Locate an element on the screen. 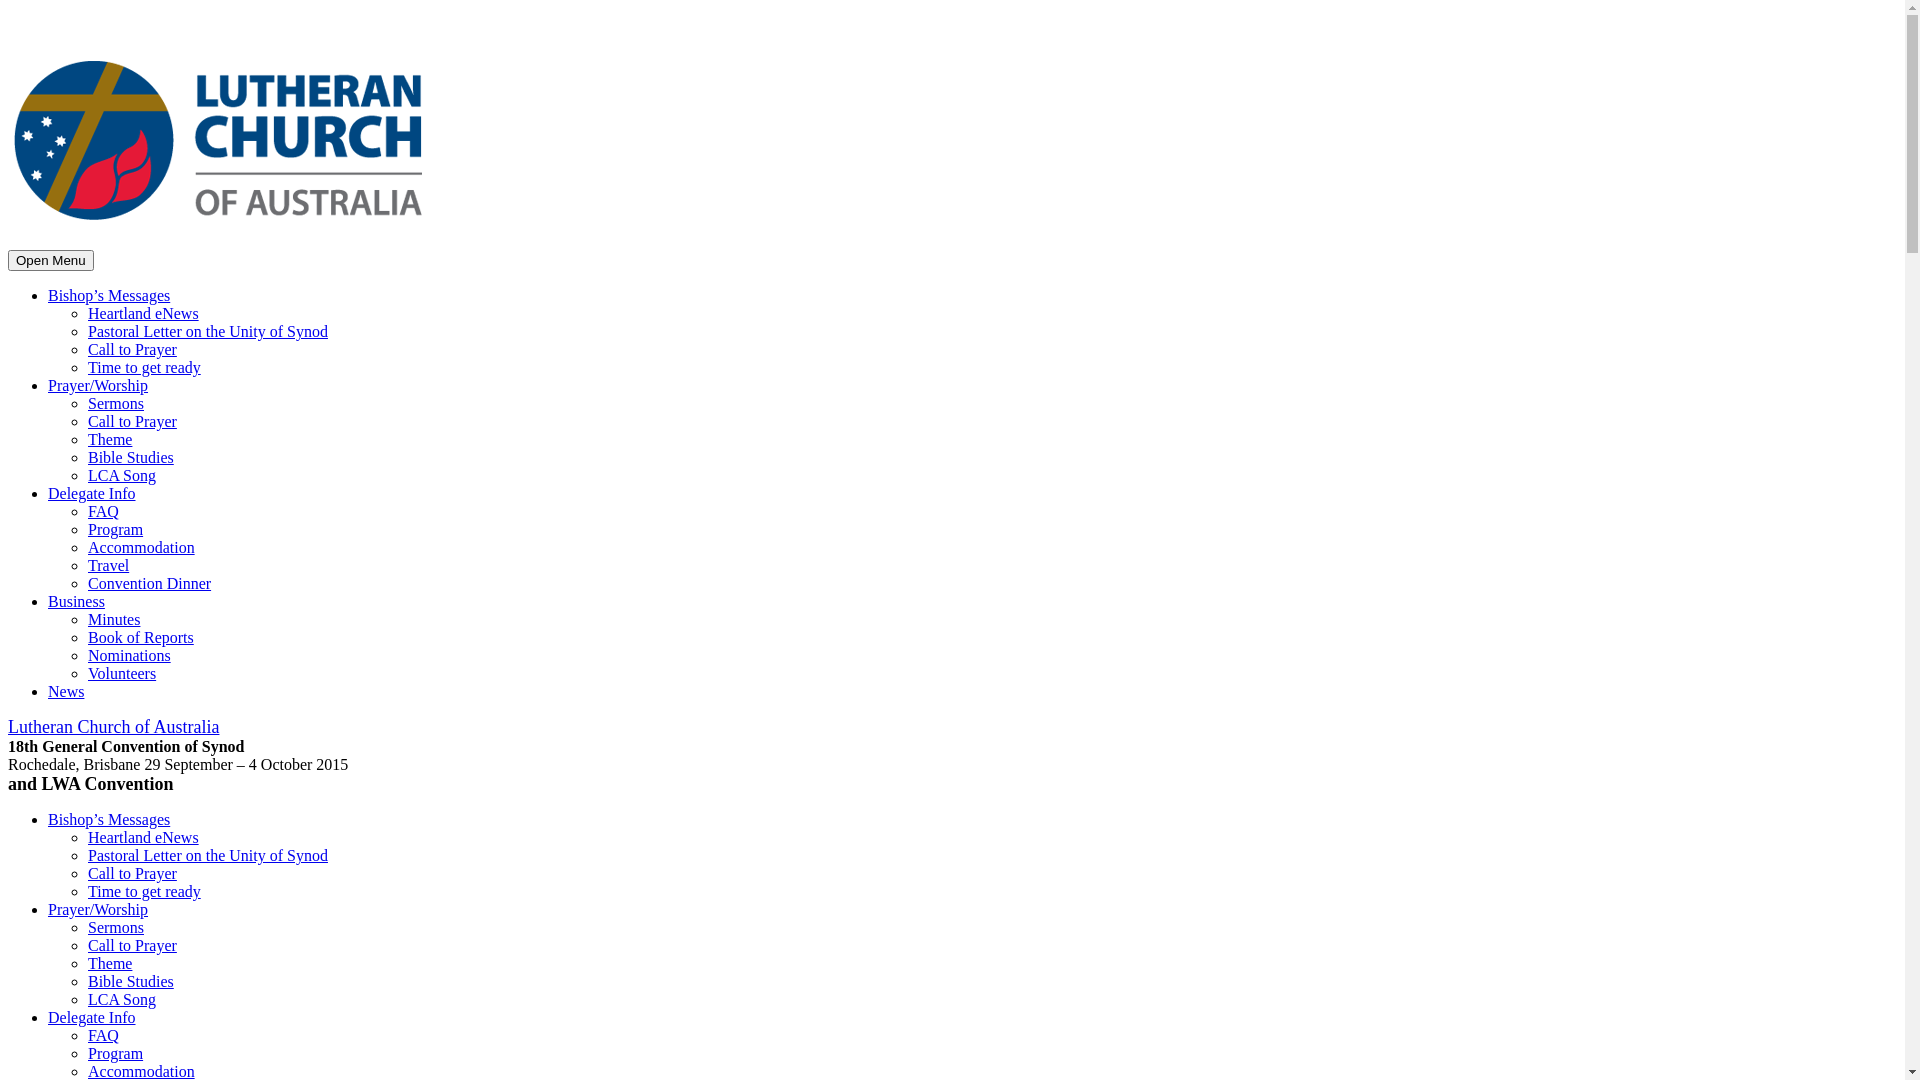 Image resolution: width=1920 pixels, height=1080 pixels. 'Sermons' is located at coordinates (114, 927).